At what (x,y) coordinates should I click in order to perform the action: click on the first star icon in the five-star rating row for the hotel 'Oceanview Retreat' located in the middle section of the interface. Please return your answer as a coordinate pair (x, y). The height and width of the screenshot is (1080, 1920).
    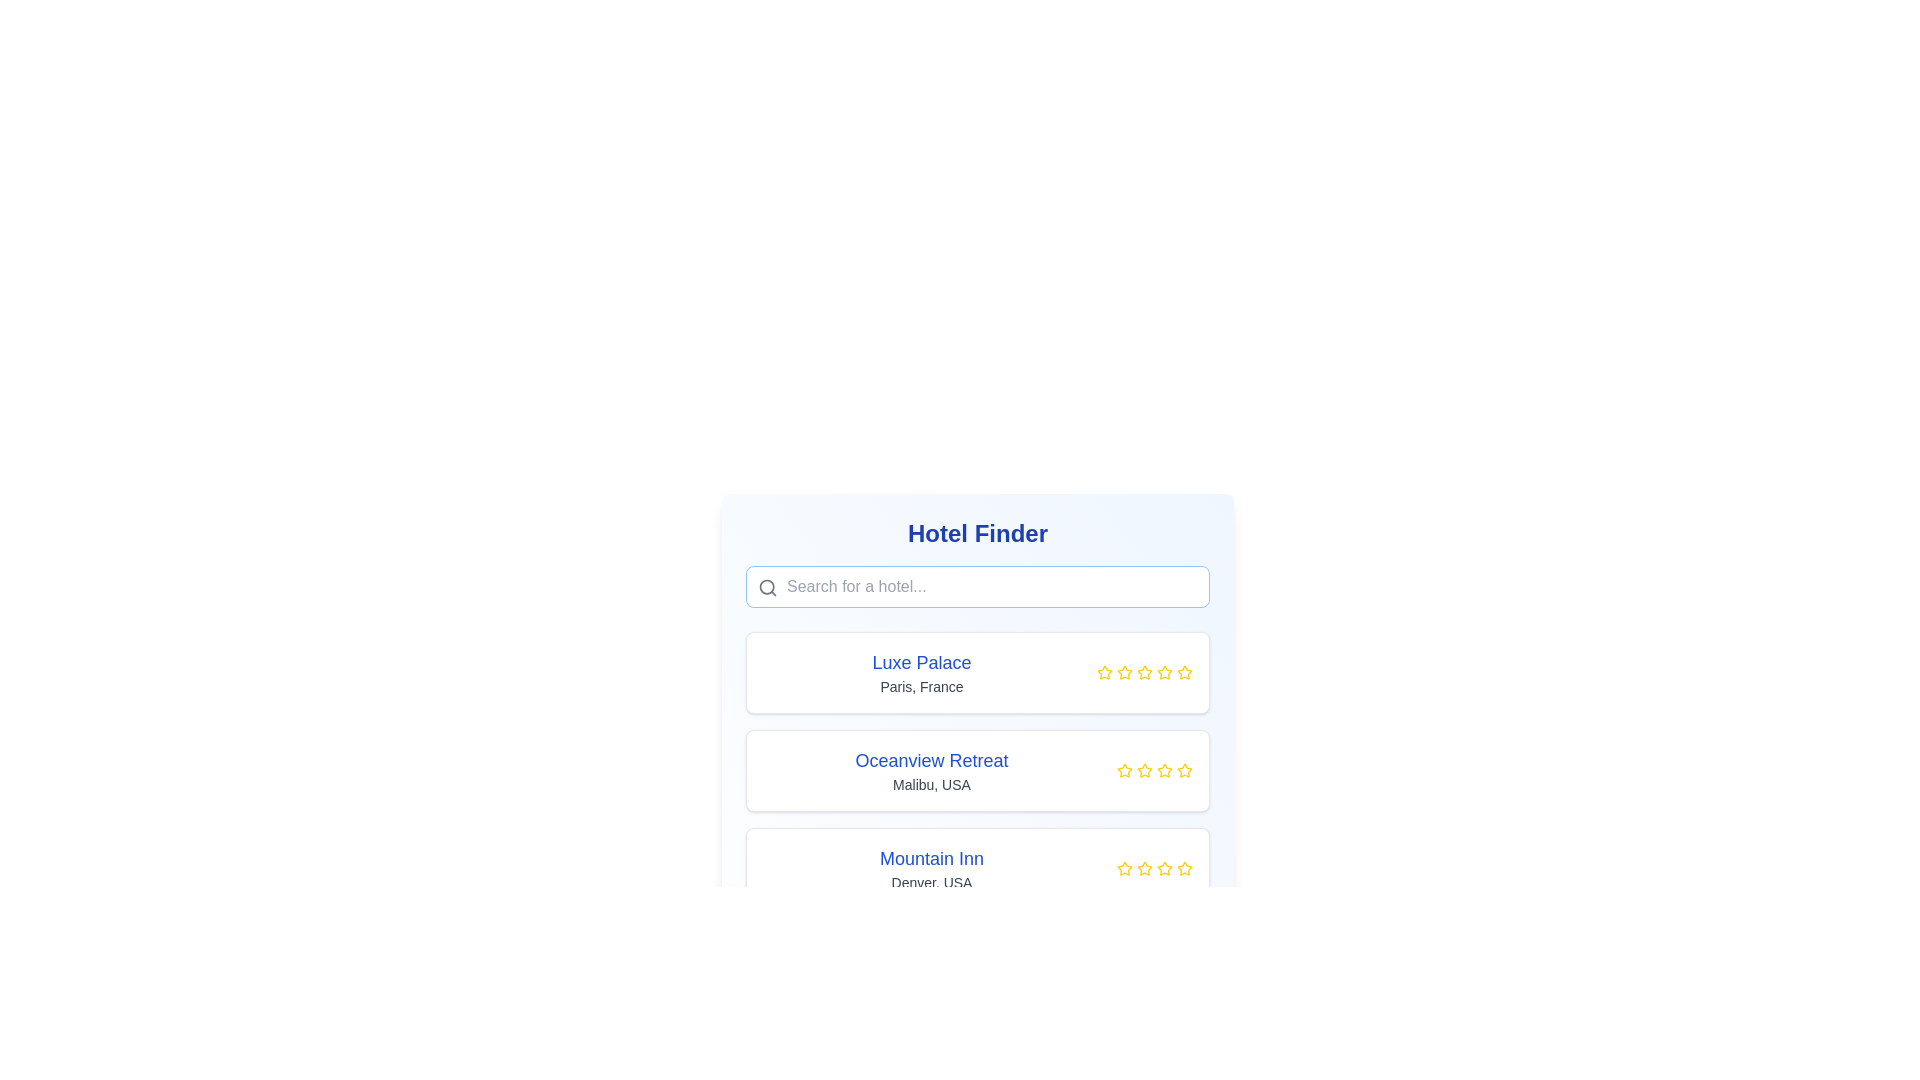
    Looking at the image, I should click on (1124, 770).